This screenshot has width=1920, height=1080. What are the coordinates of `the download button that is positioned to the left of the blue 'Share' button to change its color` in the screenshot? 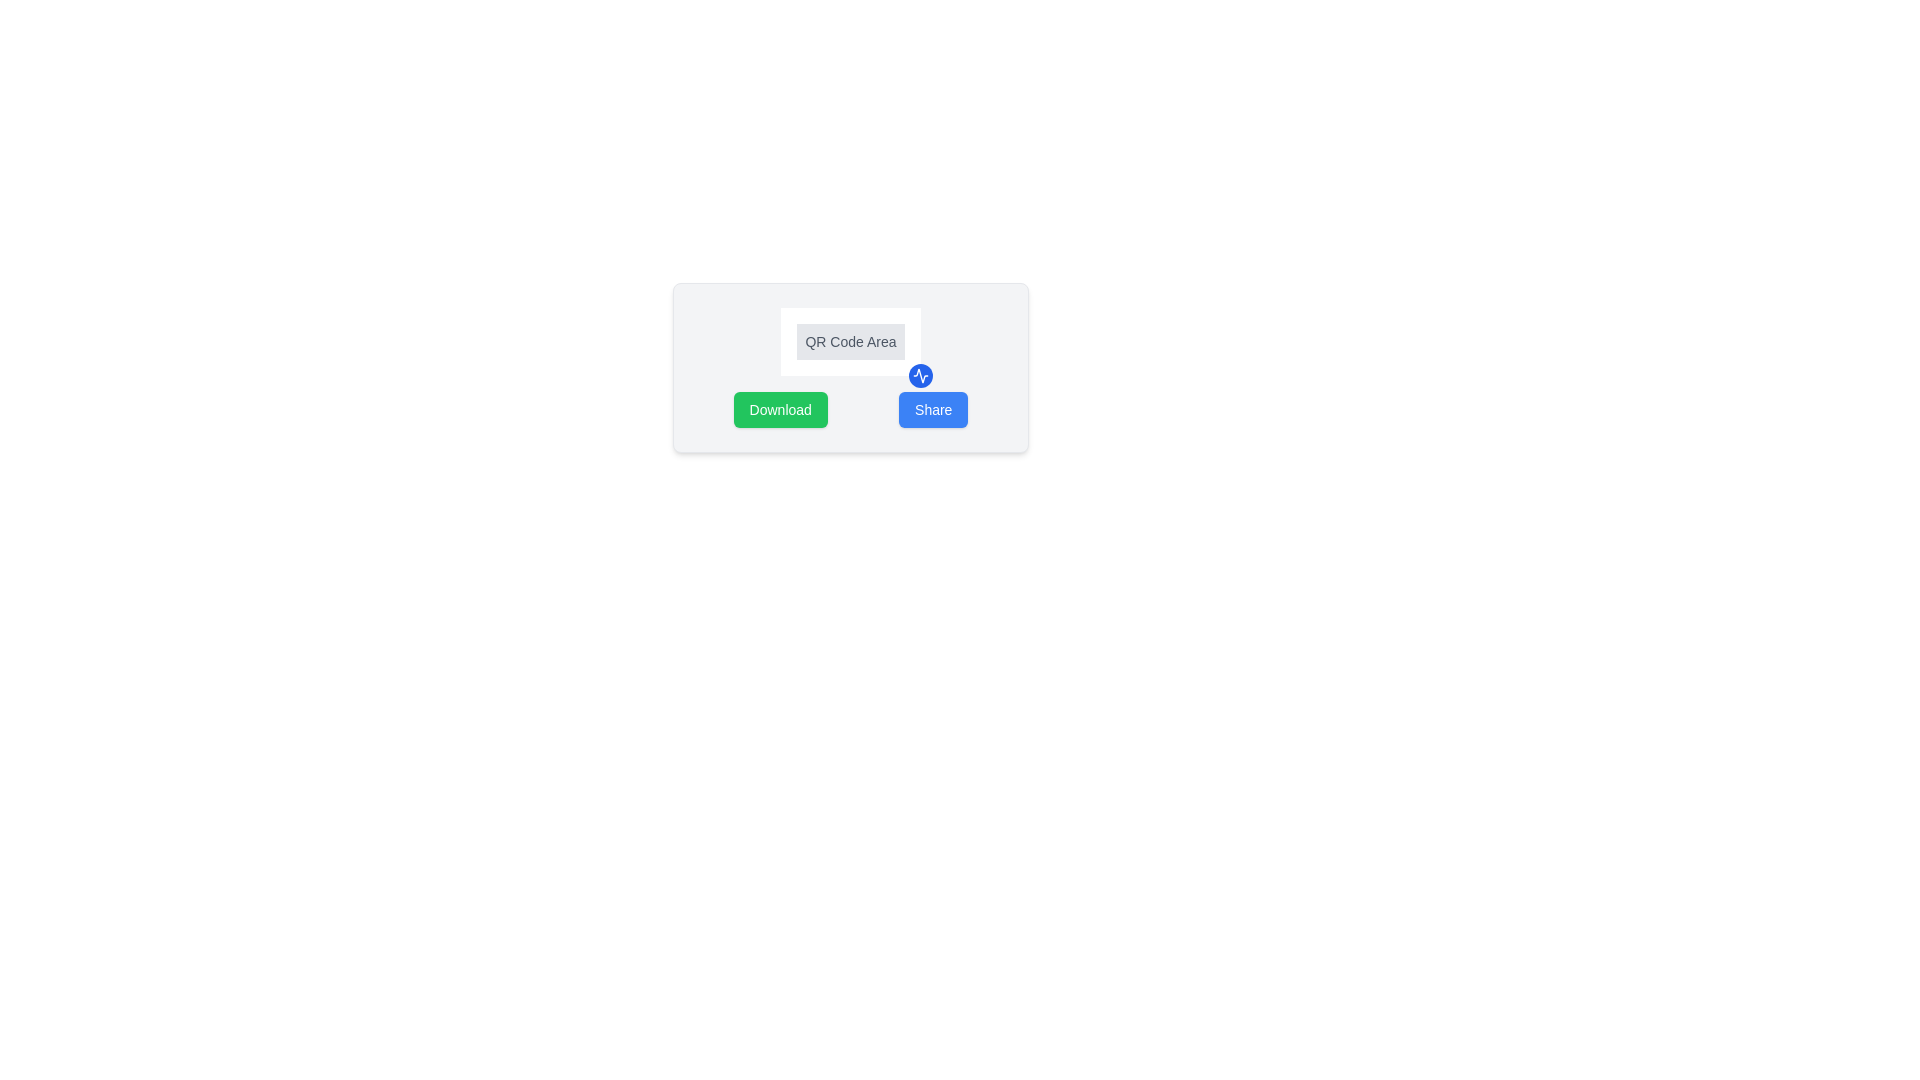 It's located at (779, 408).